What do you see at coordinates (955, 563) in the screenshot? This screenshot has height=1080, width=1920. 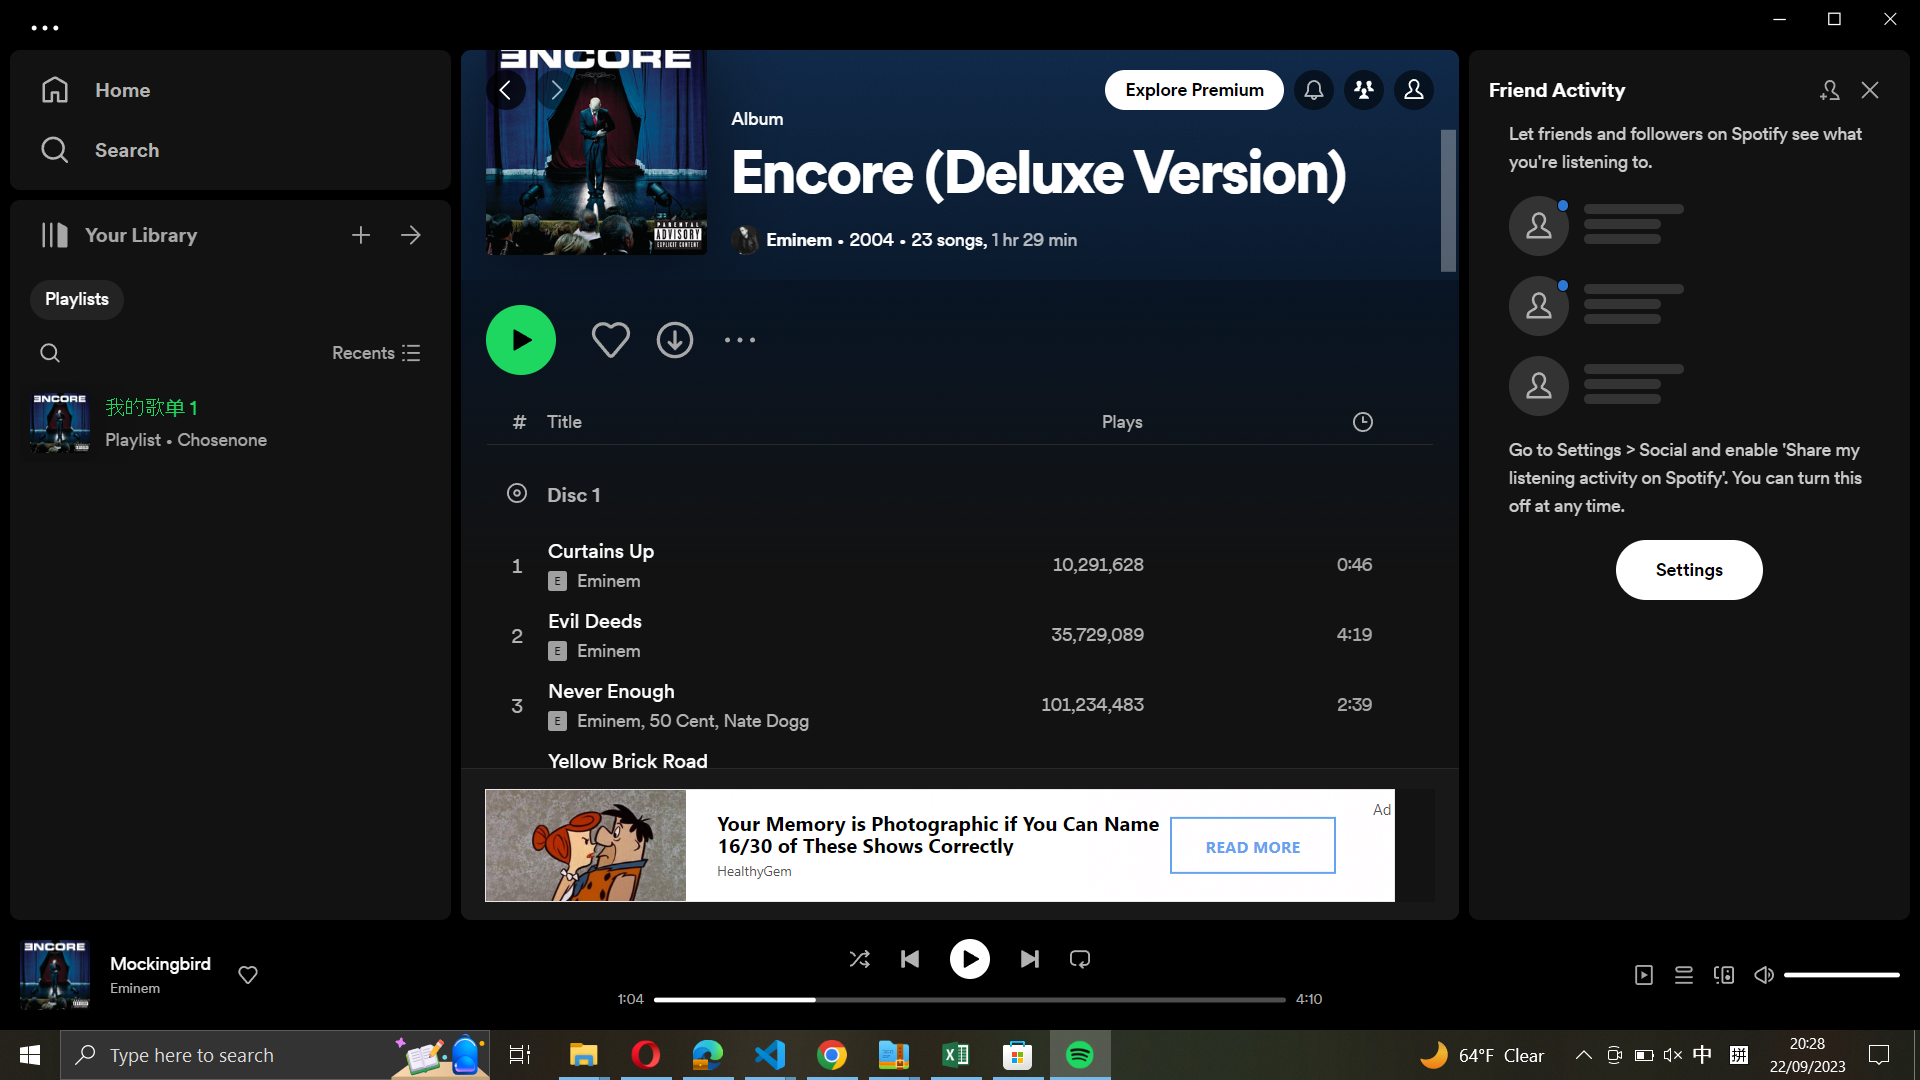 I see `Listen to Cutains Up` at bounding box center [955, 563].